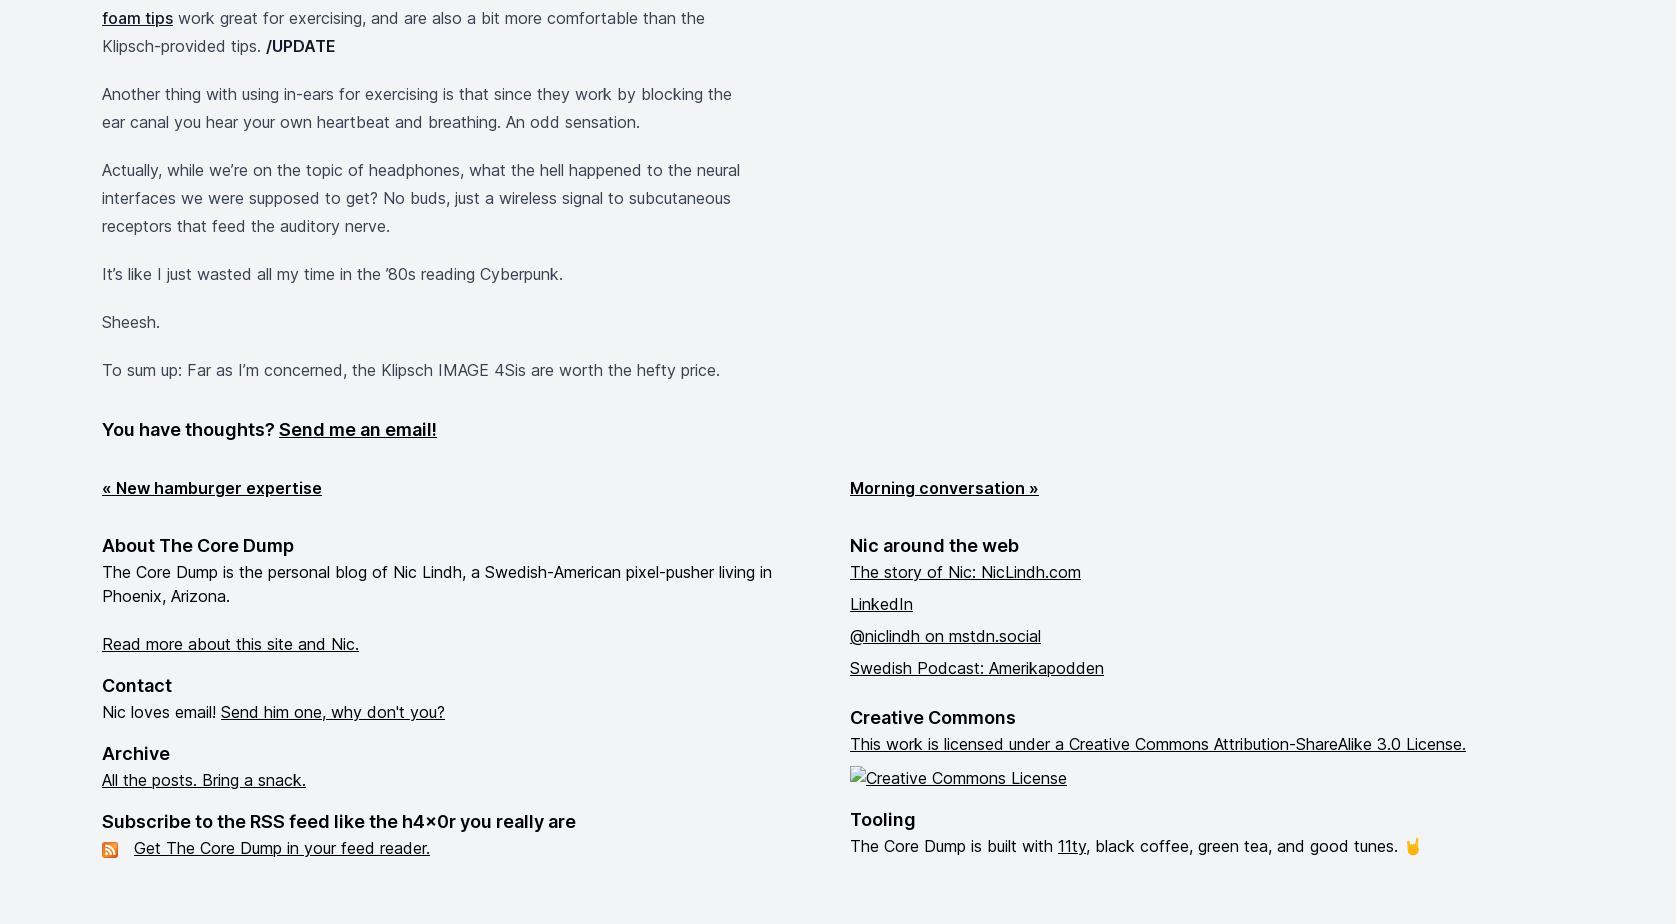 The height and width of the screenshot is (924, 1676). I want to click on 'Subscribe to the RSS feed like the h4x0r you really are', so click(102, 821).